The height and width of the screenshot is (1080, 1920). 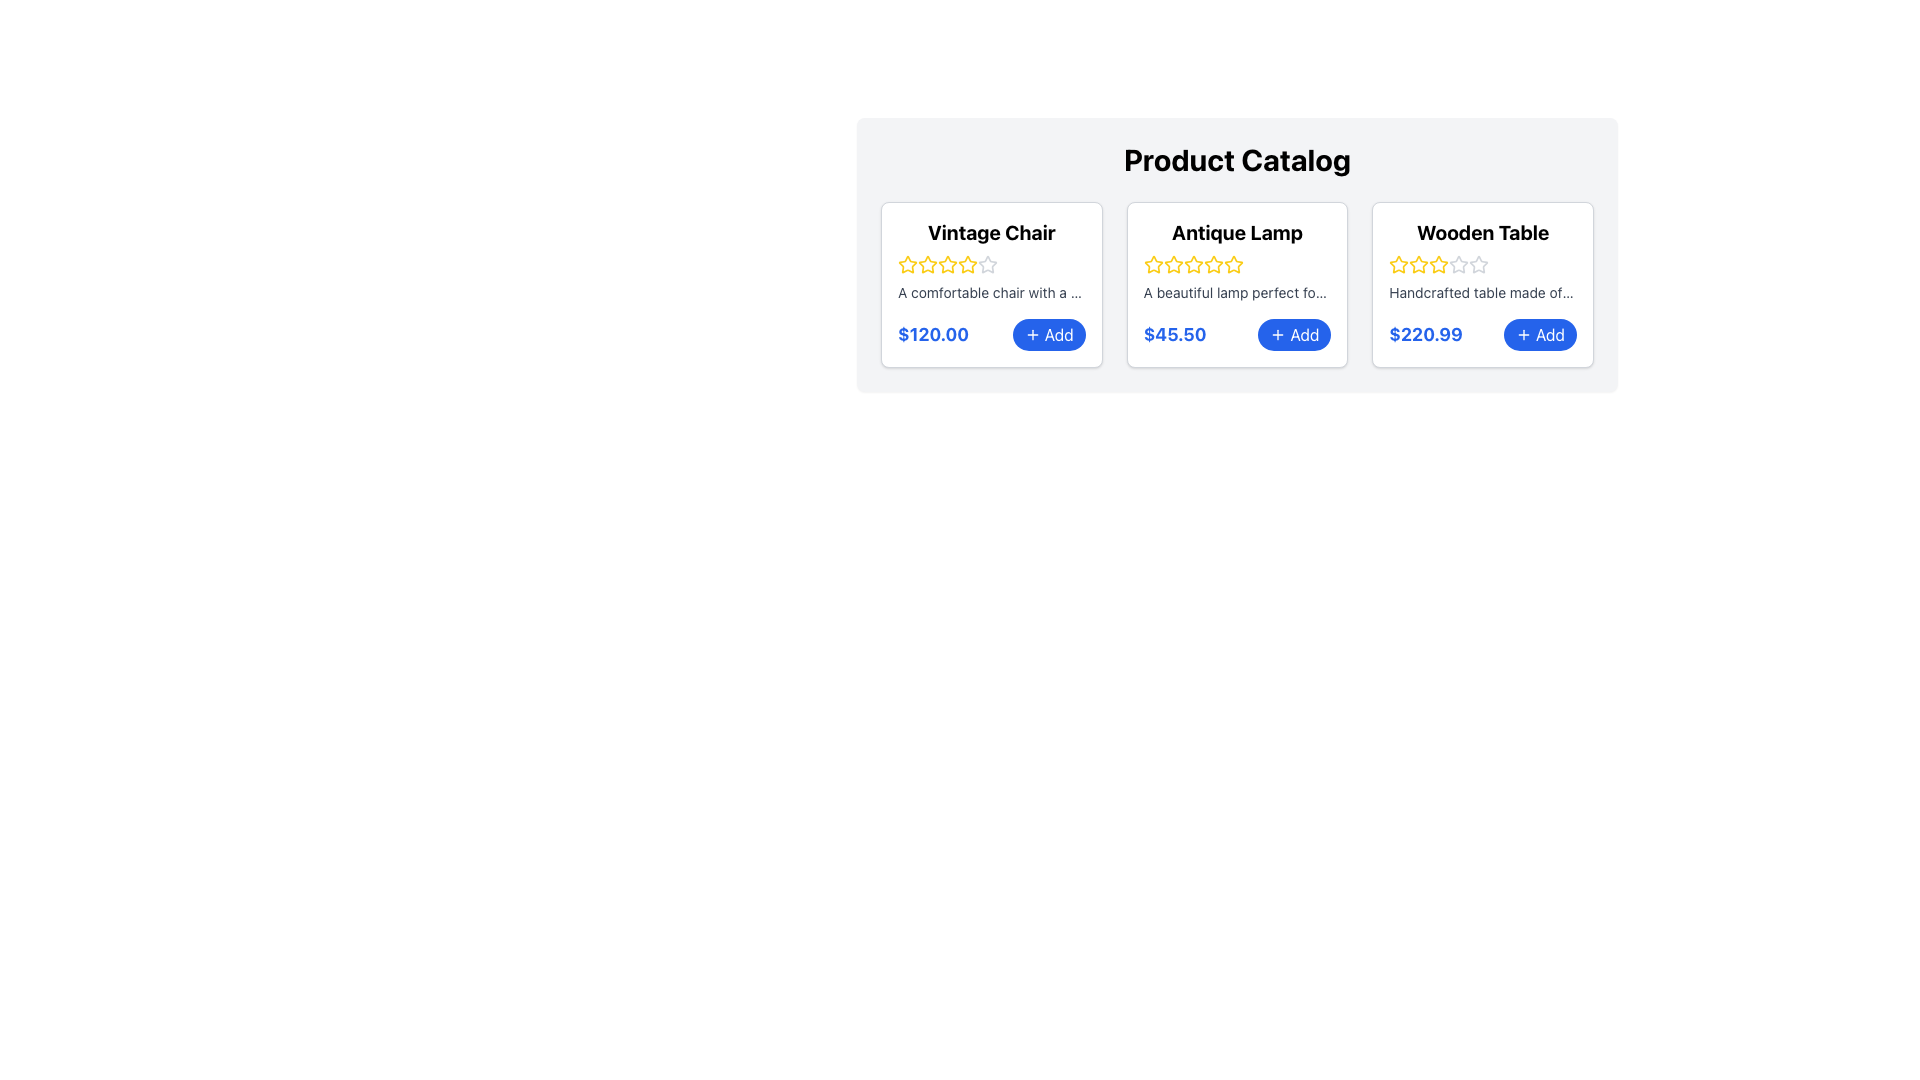 What do you see at coordinates (1438, 264) in the screenshot?
I see `the style of the fourth star icon in the star rating system located under the 'Wooden Table' product card in the 'Product Catalog' section` at bounding box center [1438, 264].